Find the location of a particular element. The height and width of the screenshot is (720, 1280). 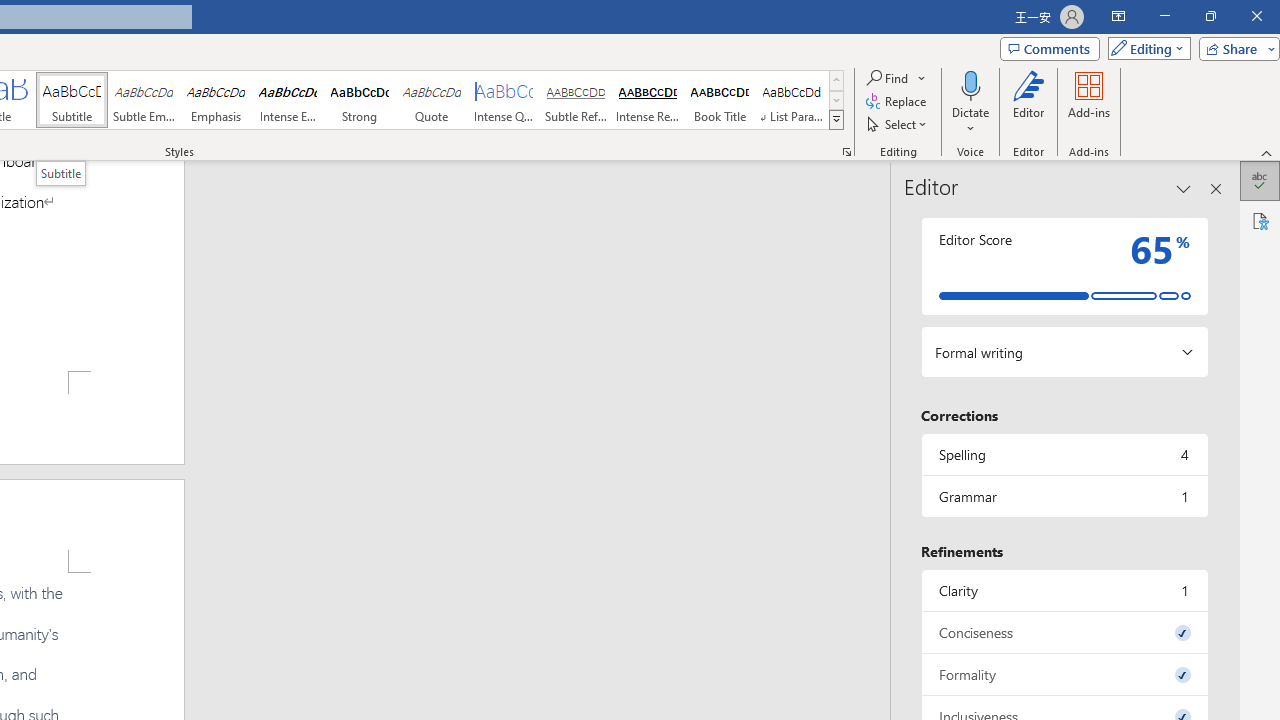

'Close' is located at coordinates (1255, 16).